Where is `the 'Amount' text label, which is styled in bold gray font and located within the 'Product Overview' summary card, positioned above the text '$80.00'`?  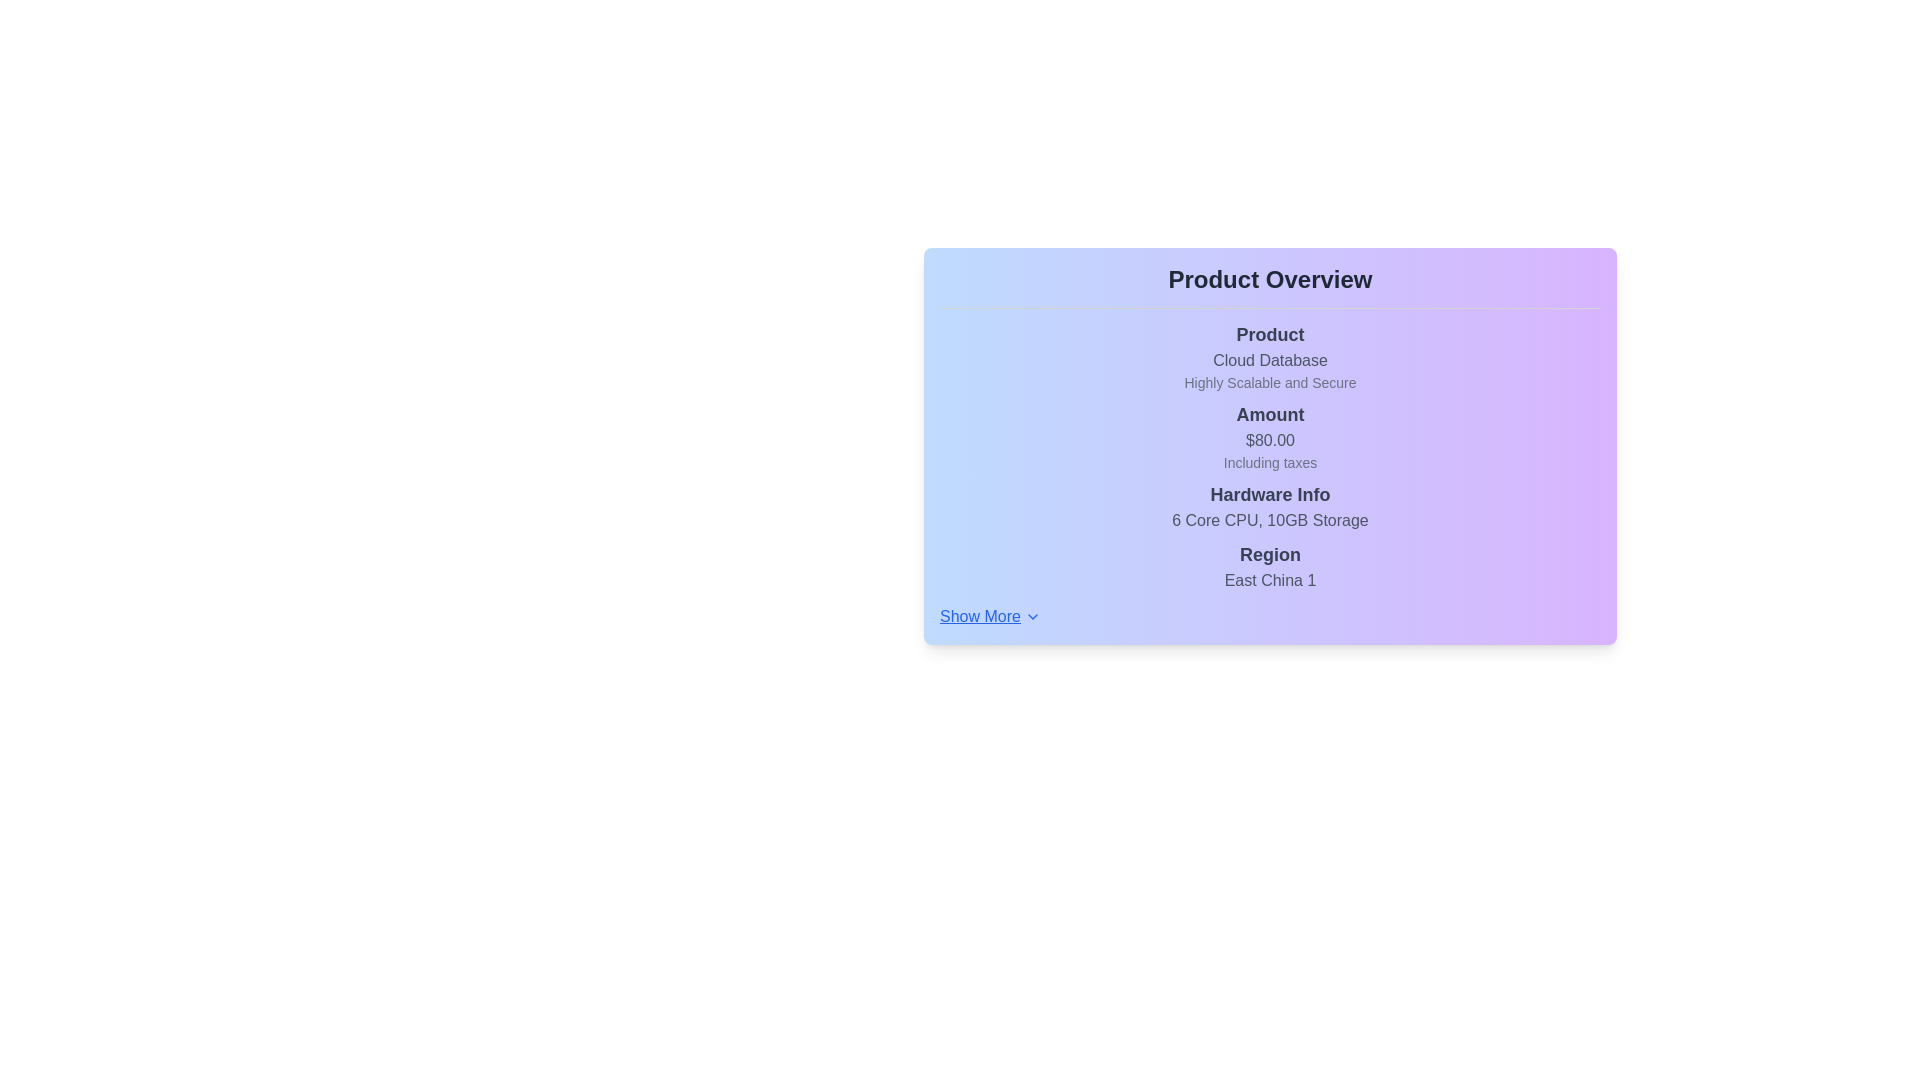
the 'Amount' text label, which is styled in bold gray font and located within the 'Product Overview' summary card, positioned above the text '$80.00' is located at coordinates (1269, 414).